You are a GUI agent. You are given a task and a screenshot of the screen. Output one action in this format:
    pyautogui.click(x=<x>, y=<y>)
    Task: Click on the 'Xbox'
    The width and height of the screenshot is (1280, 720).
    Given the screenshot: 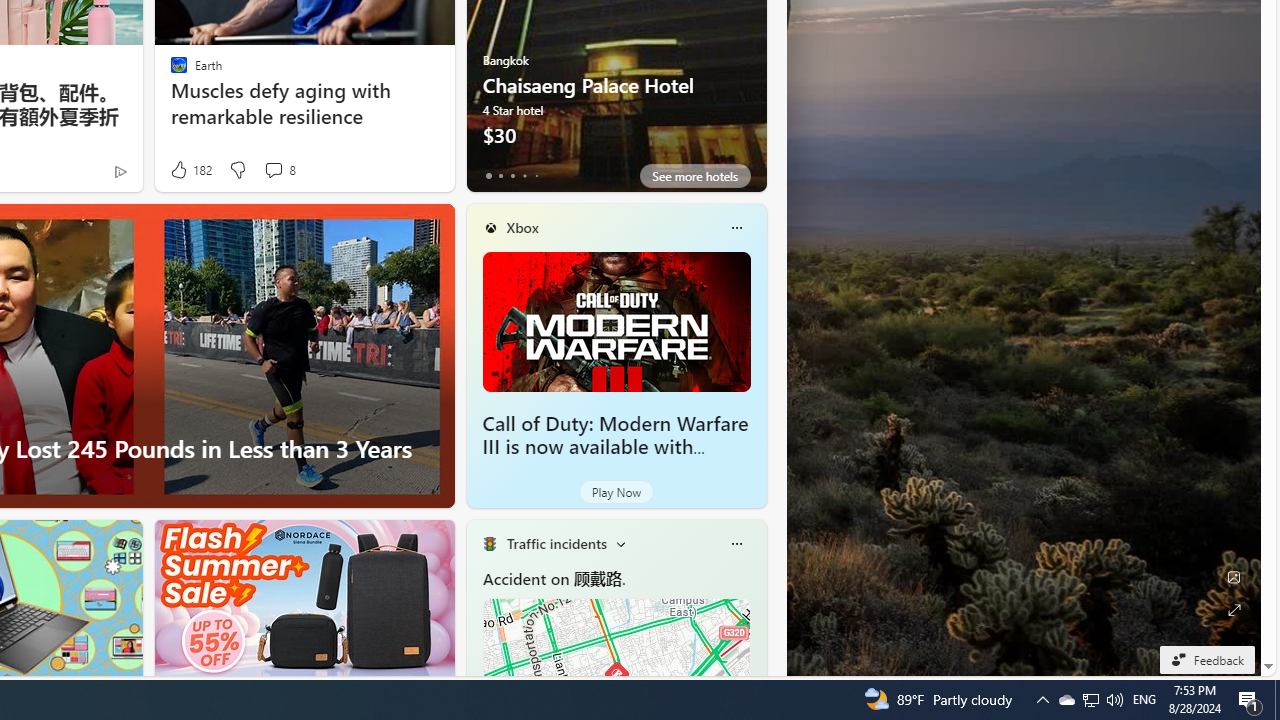 What is the action you would take?
    pyautogui.click(x=522, y=226)
    